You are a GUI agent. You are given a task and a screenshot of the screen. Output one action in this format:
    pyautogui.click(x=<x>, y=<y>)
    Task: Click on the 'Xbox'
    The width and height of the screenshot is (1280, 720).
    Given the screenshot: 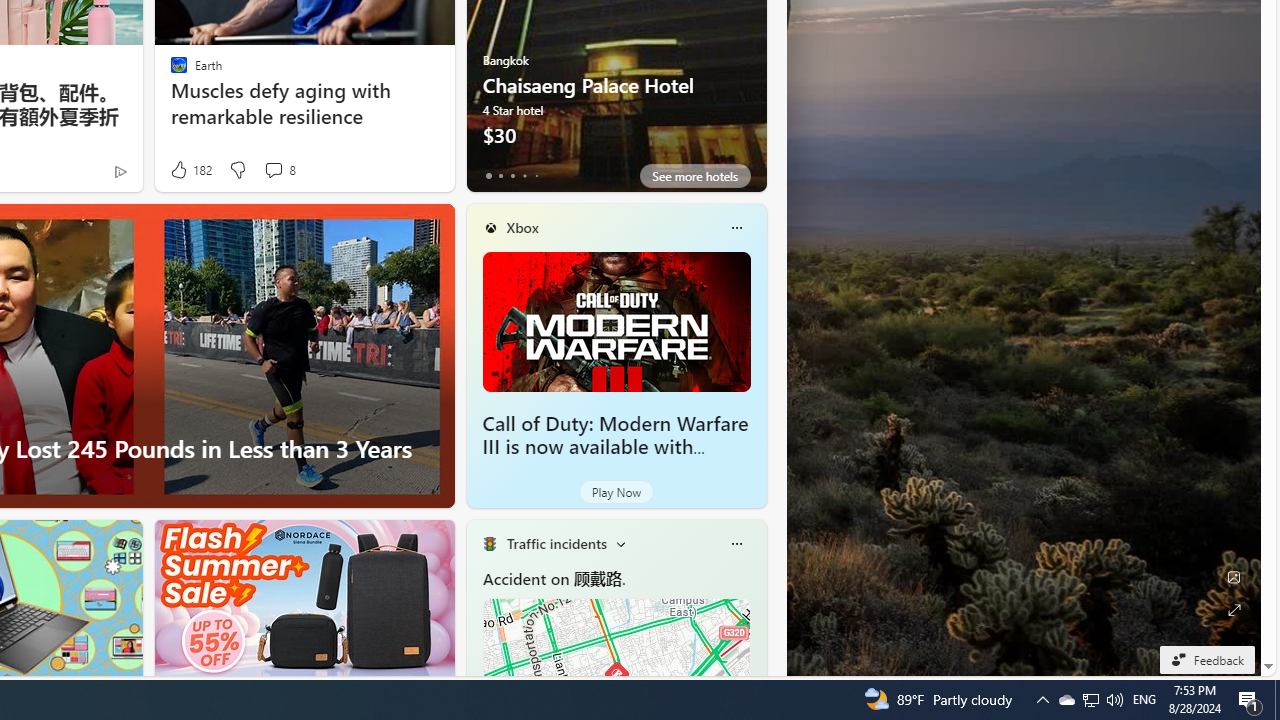 What is the action you would take?
    pyautogui.click(x=522, y=226)
    